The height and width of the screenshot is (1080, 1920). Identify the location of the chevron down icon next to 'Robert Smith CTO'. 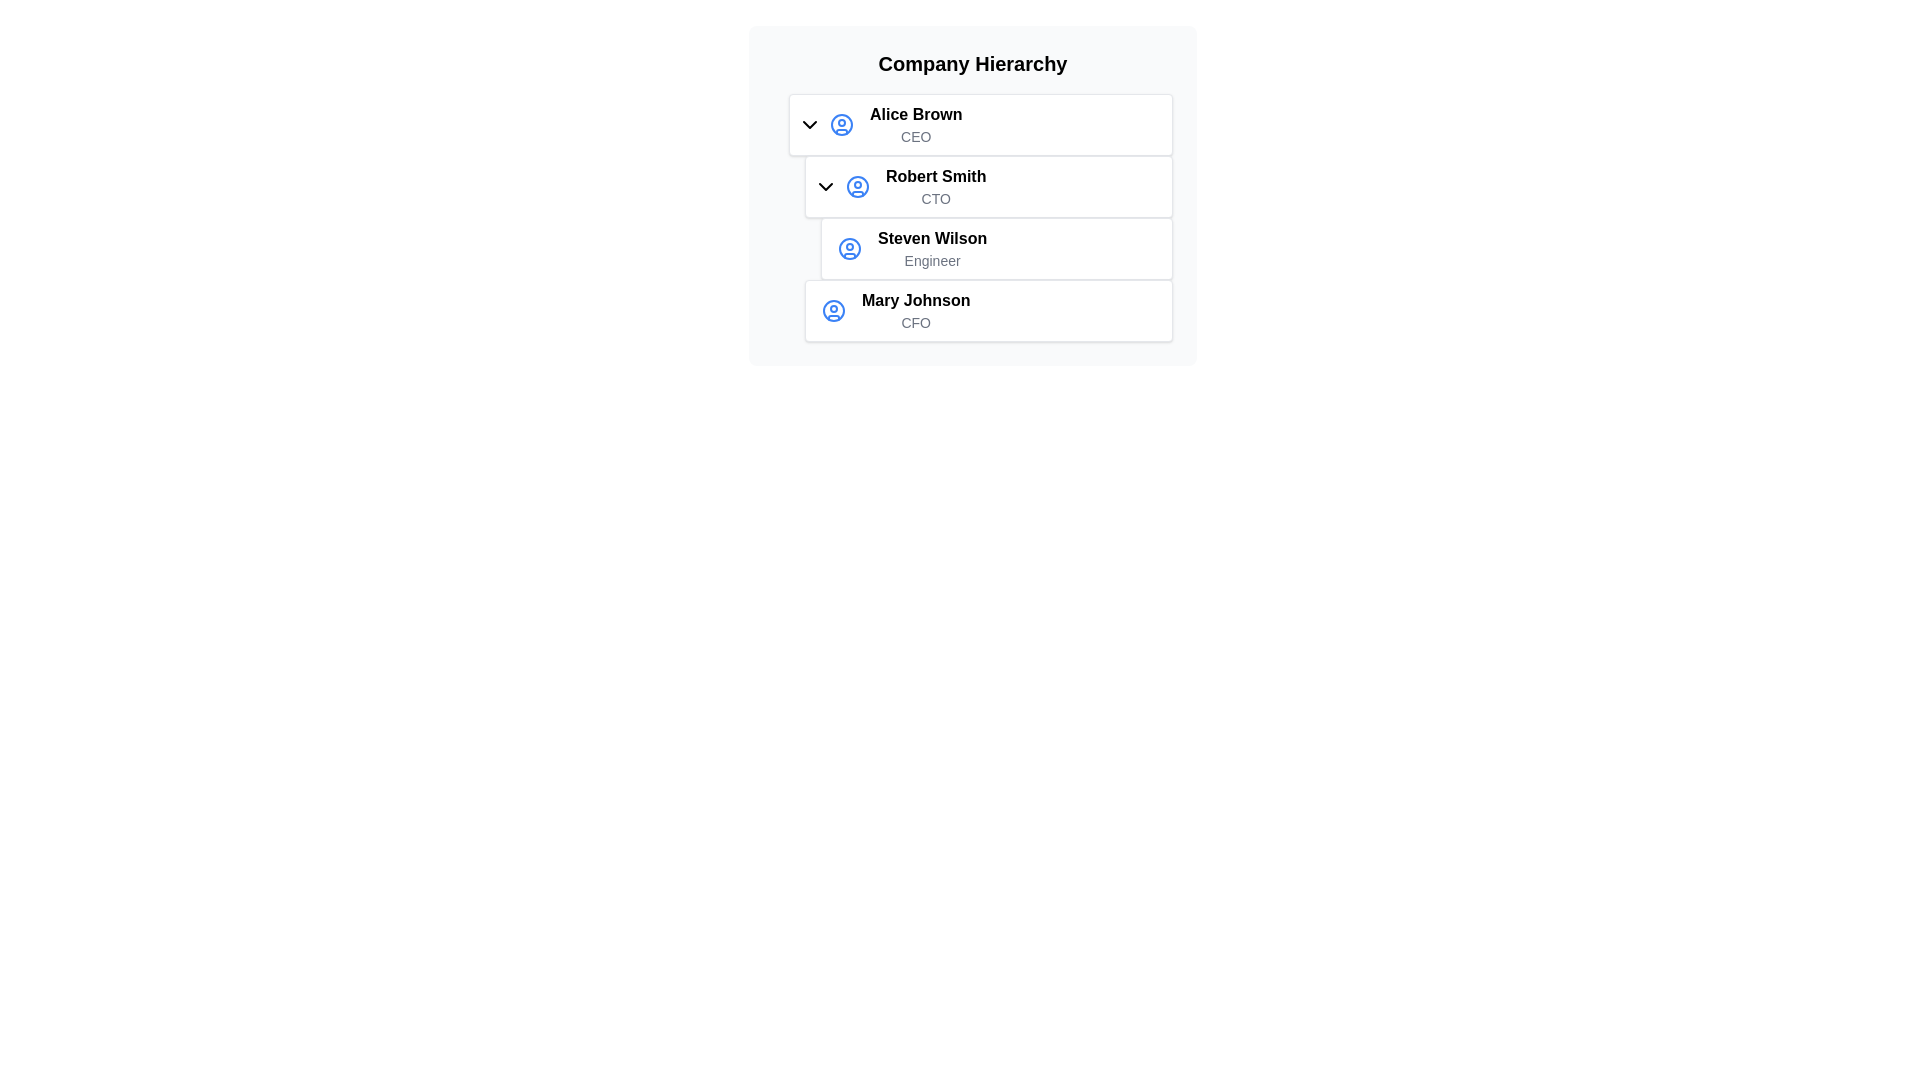
(825, 186).